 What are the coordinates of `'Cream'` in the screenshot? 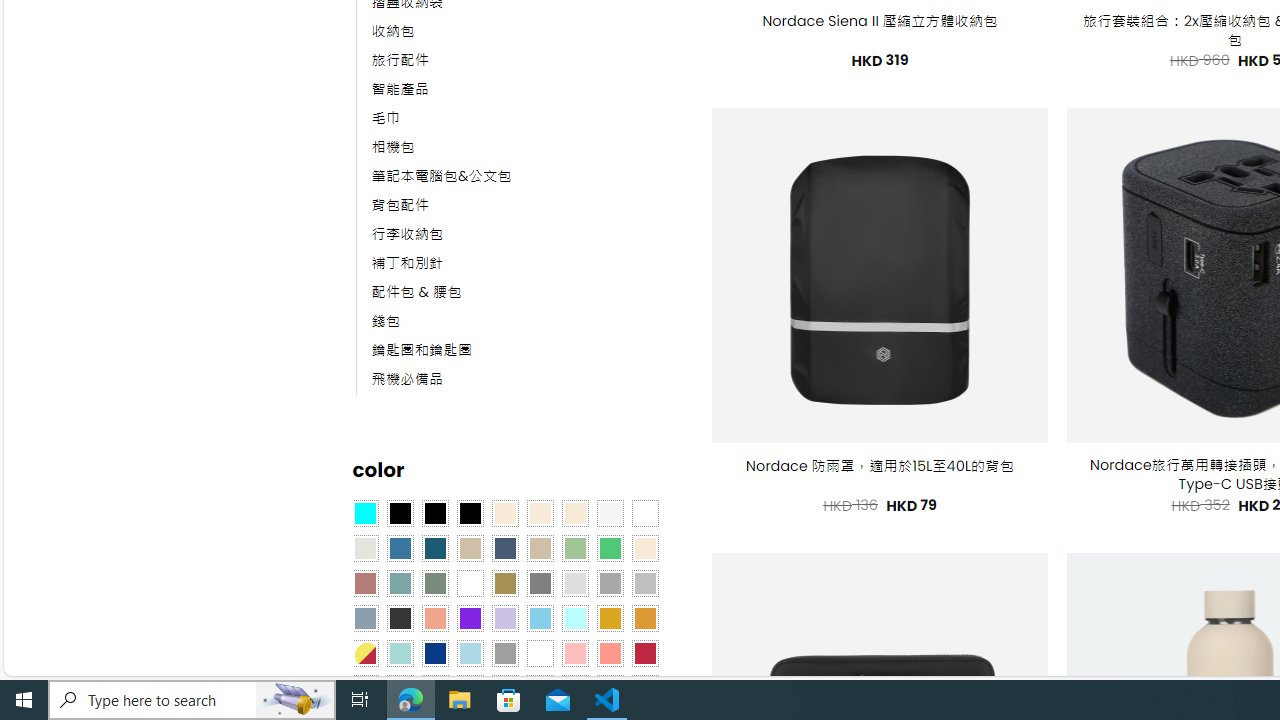 It's located at (573, 513).